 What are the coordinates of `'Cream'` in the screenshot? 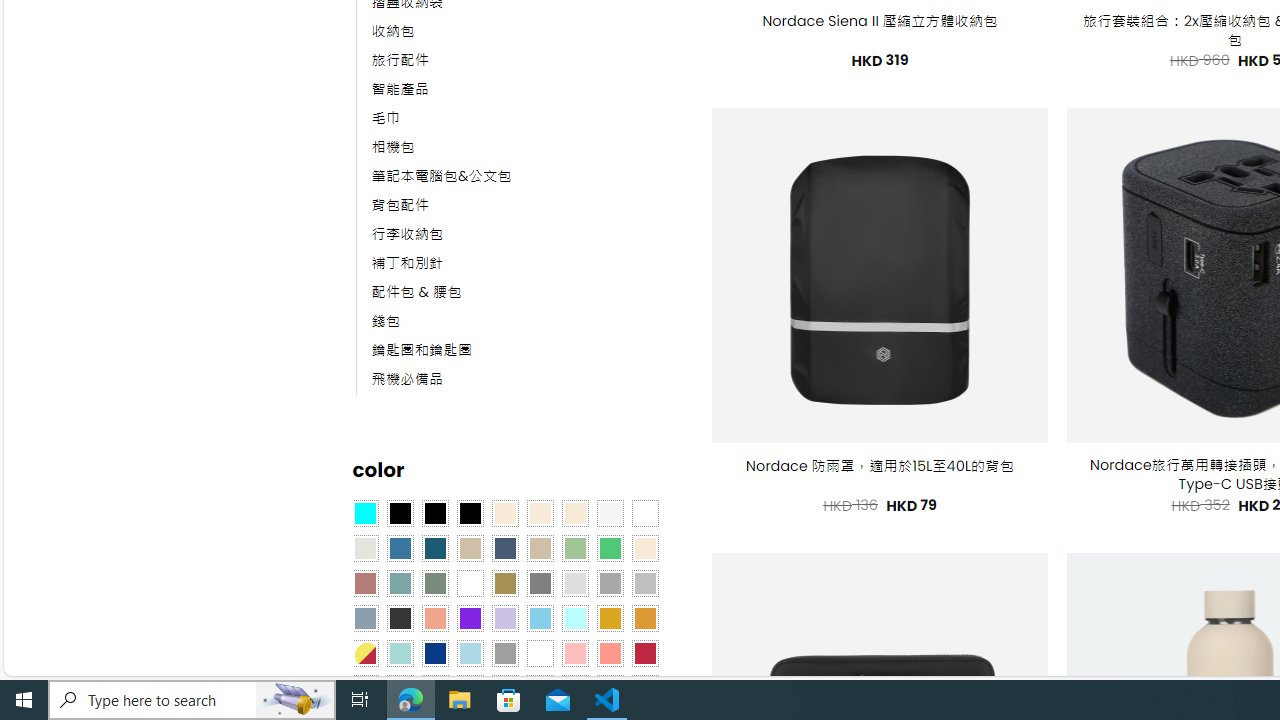 It's located at (573, 513).